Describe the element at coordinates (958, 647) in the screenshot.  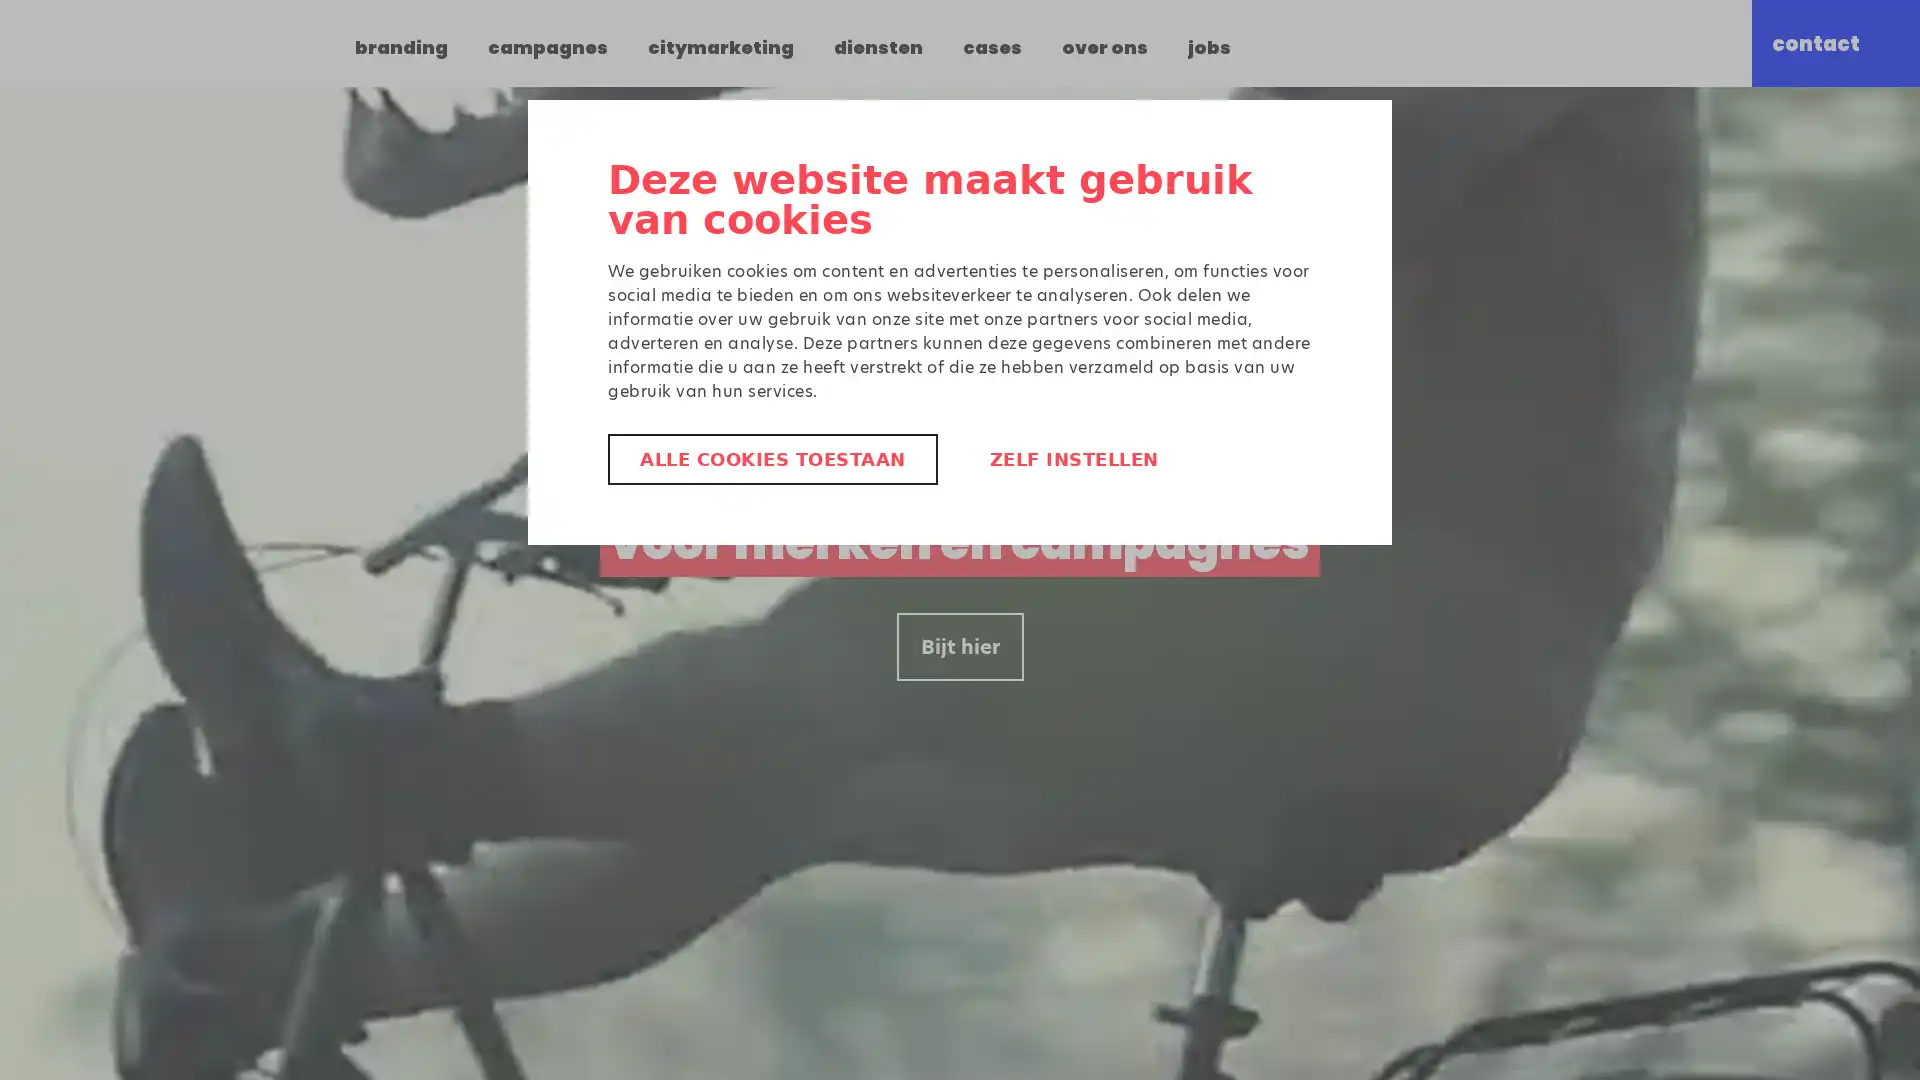
I see `Bijt hier` at that location.